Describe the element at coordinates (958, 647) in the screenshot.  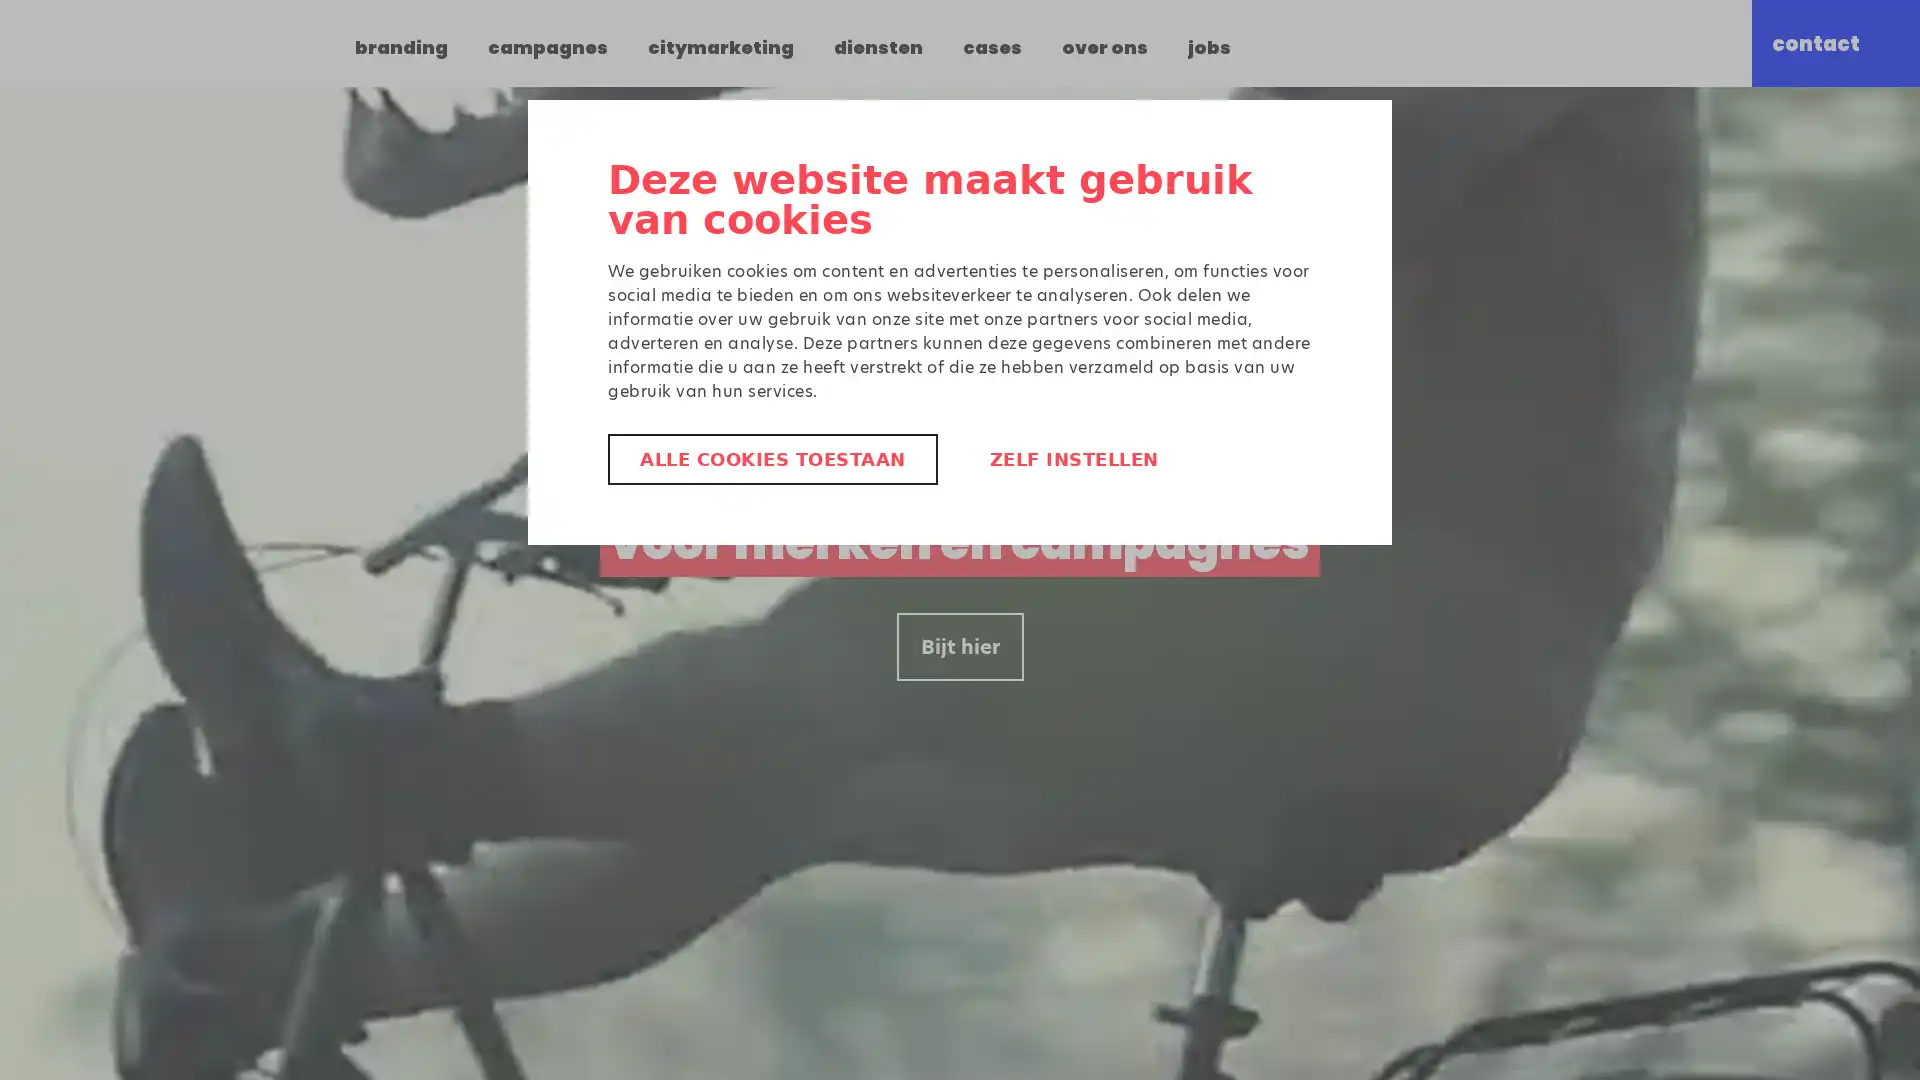
I see `Bijt hier` at that location.